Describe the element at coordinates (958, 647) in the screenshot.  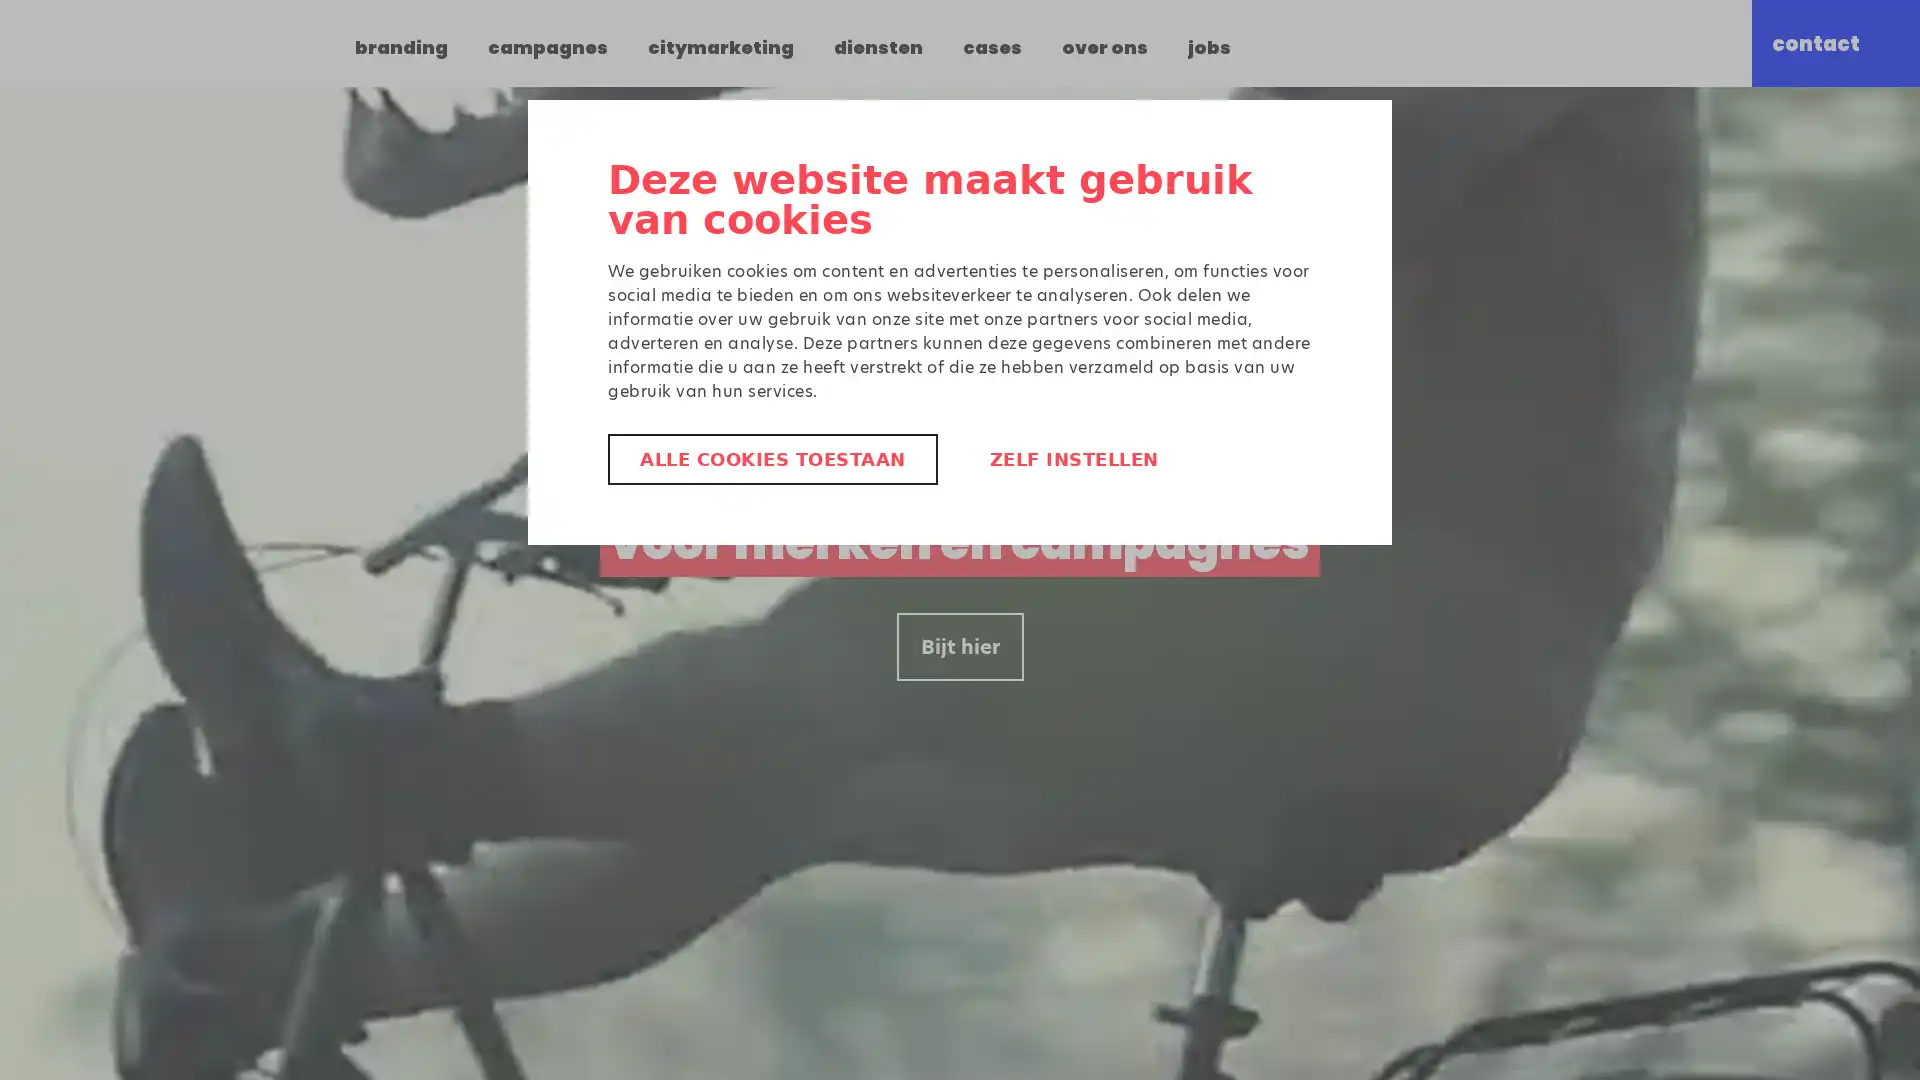
I see `Bijt hier` at that location.